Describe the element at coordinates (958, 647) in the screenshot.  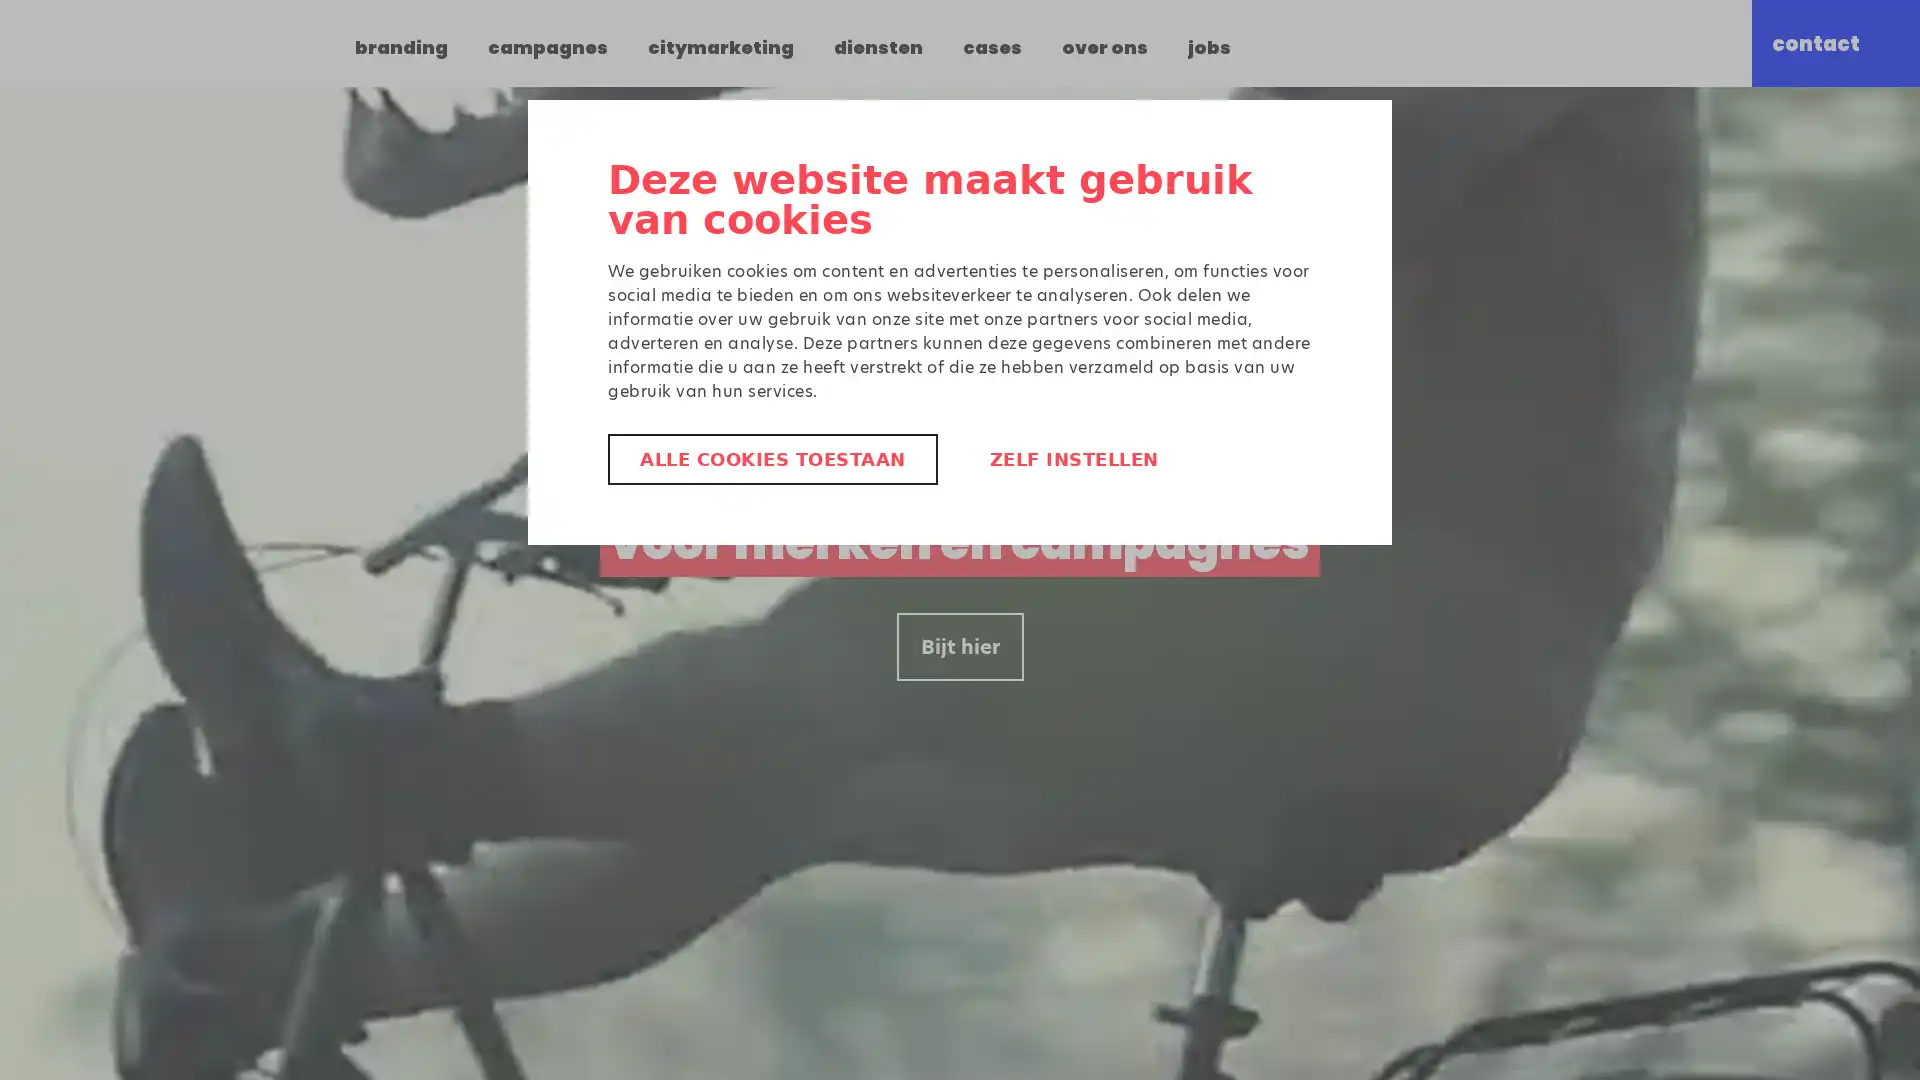
I see `Bijt hier` at that location.